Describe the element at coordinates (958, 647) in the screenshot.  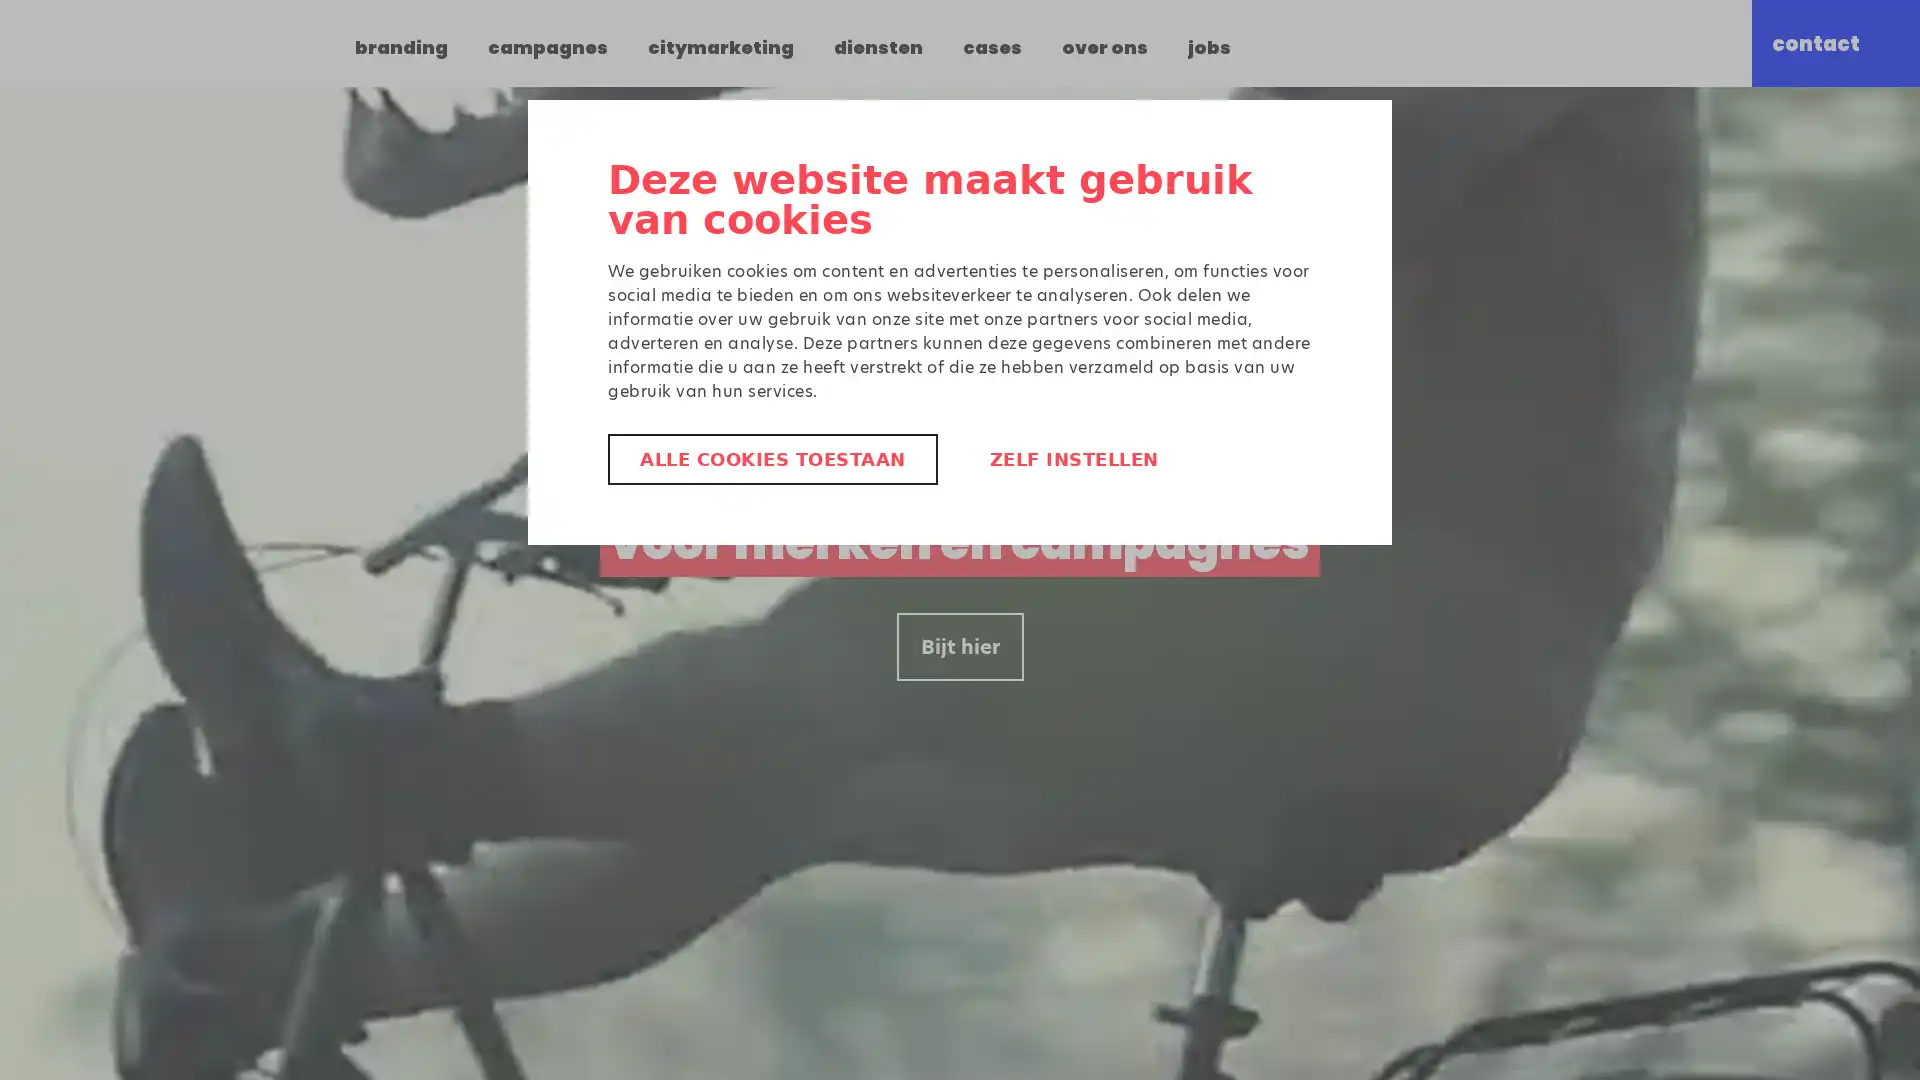
I see `Bijt hier` at that location.